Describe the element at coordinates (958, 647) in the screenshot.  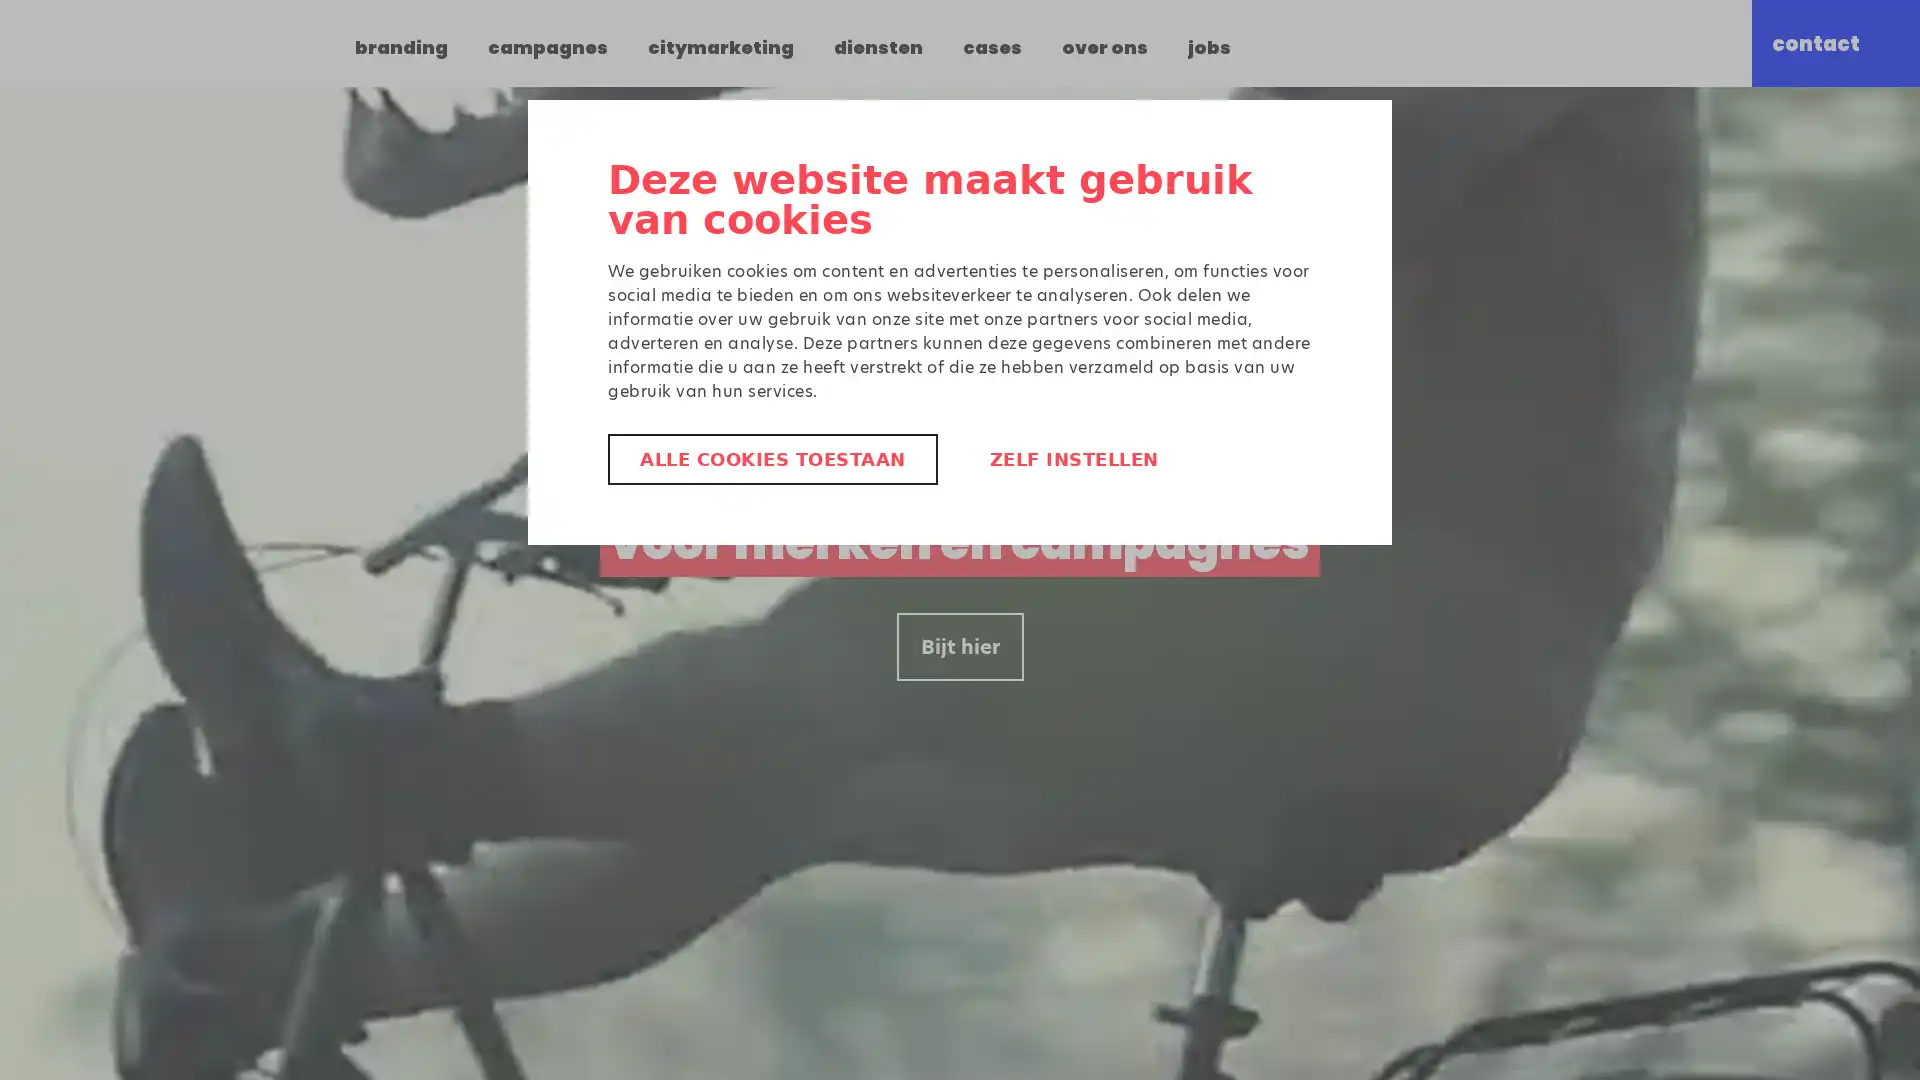
I see `Bijt hier` at that location.